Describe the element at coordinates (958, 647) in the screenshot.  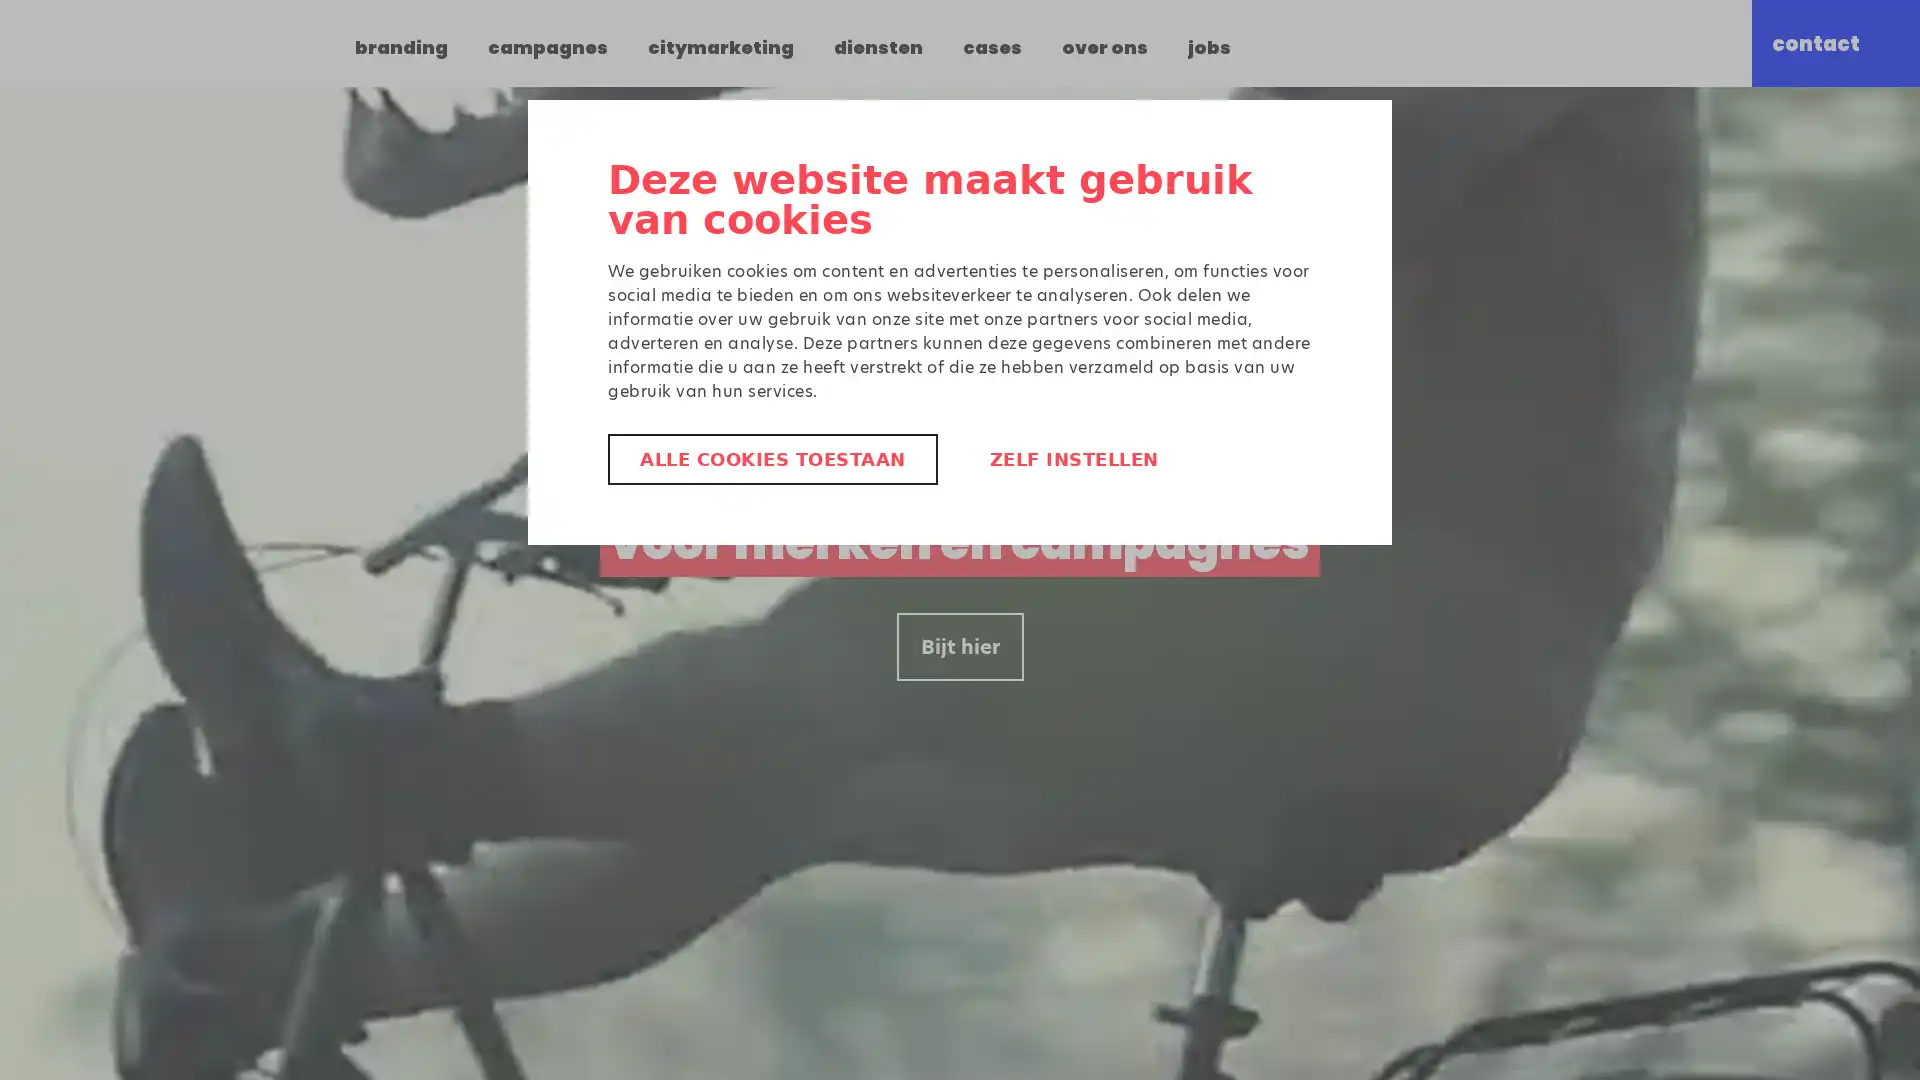
I see `Bijt hier` at that location.